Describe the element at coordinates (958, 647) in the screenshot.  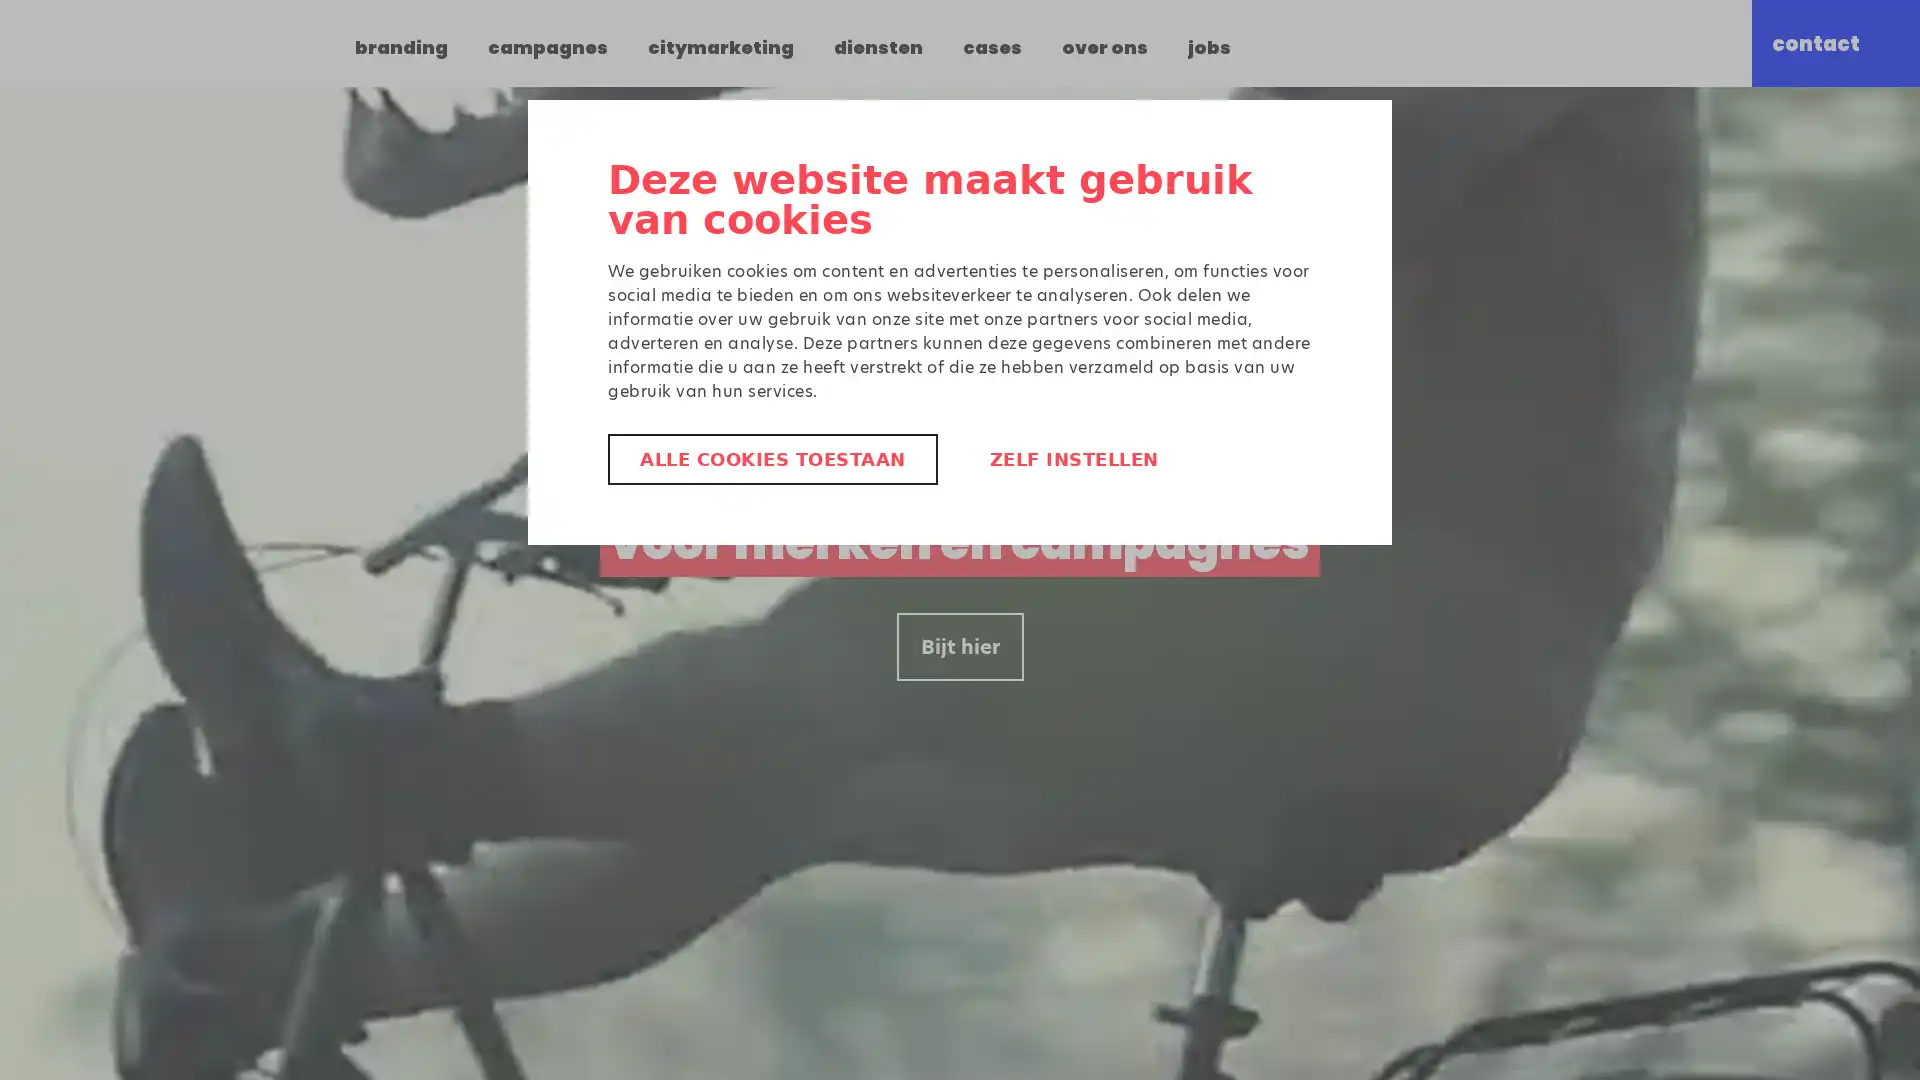
I see `Bijt hier` at that location.